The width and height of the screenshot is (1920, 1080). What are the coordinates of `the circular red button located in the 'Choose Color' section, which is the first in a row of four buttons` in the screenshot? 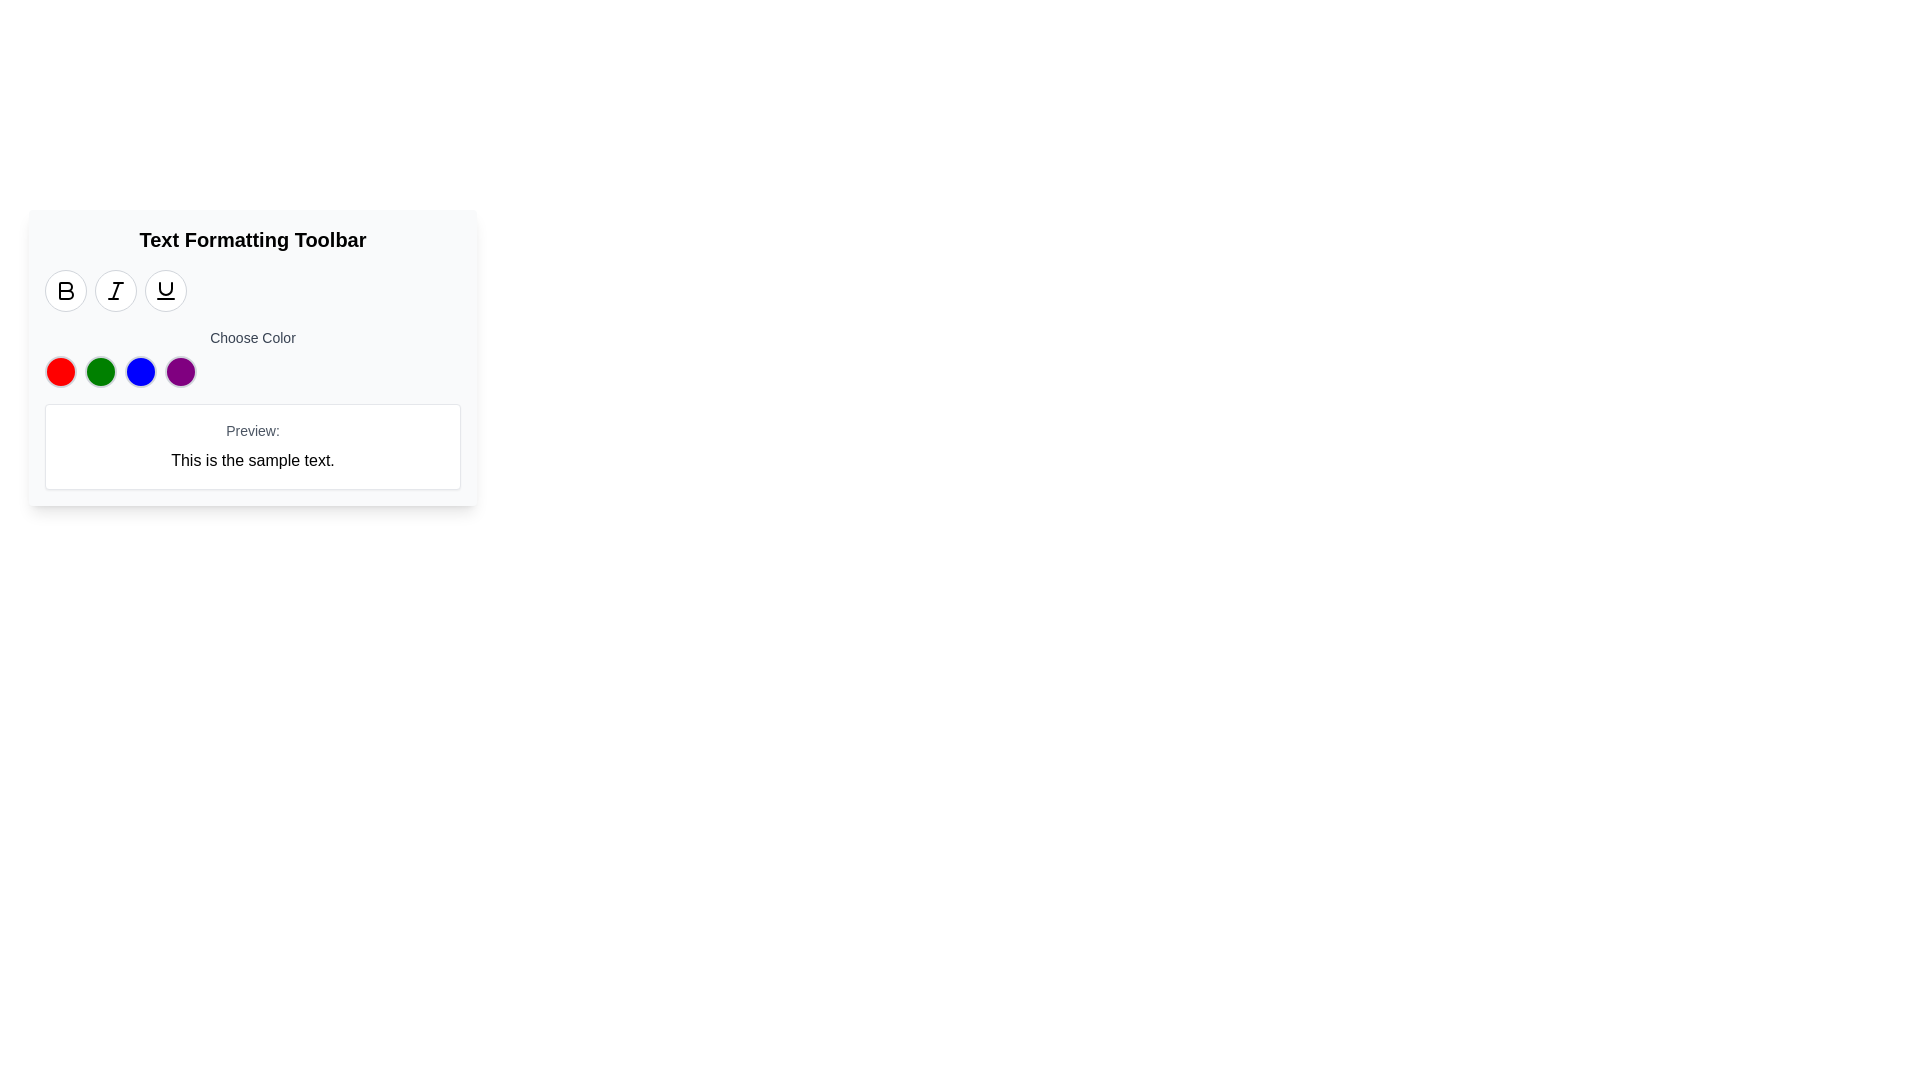 It's located at (61, 371).